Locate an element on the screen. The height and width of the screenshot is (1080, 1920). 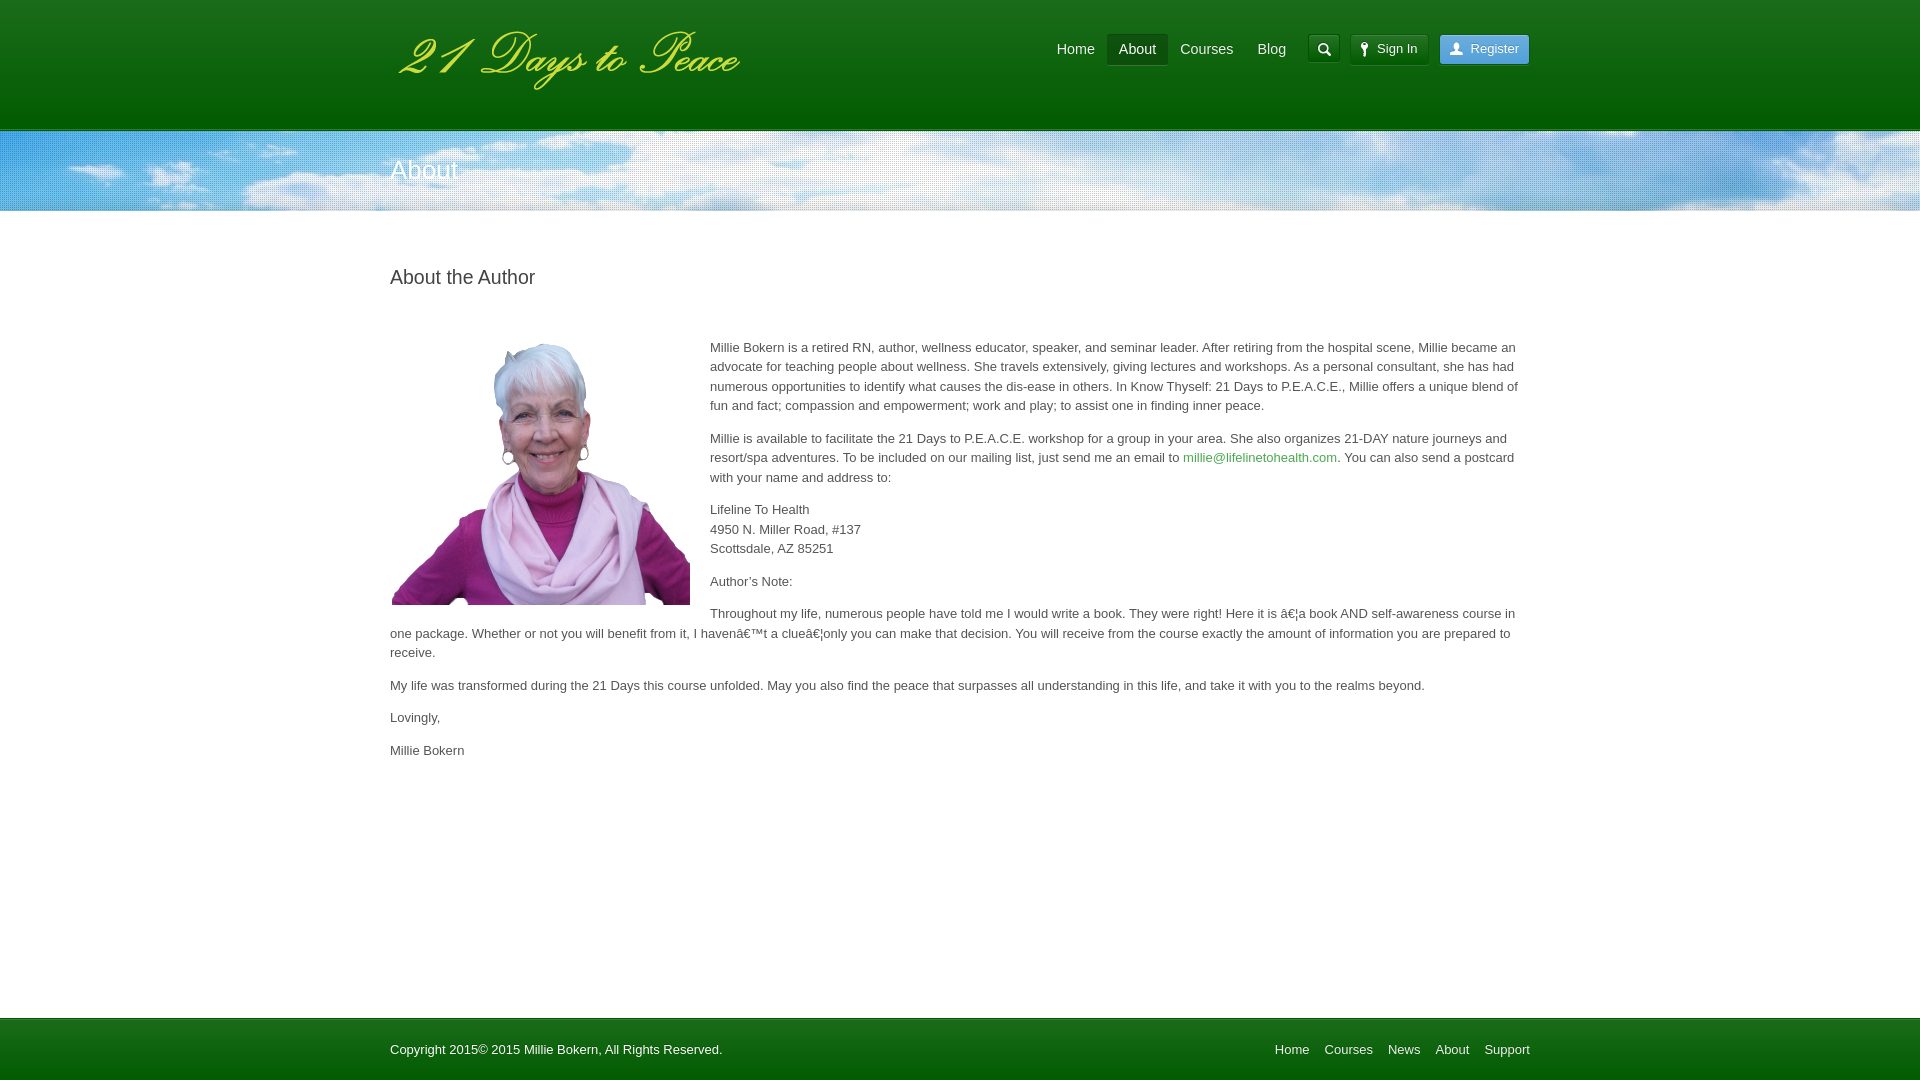
'Home' is located at coordinates (1292, 1048).